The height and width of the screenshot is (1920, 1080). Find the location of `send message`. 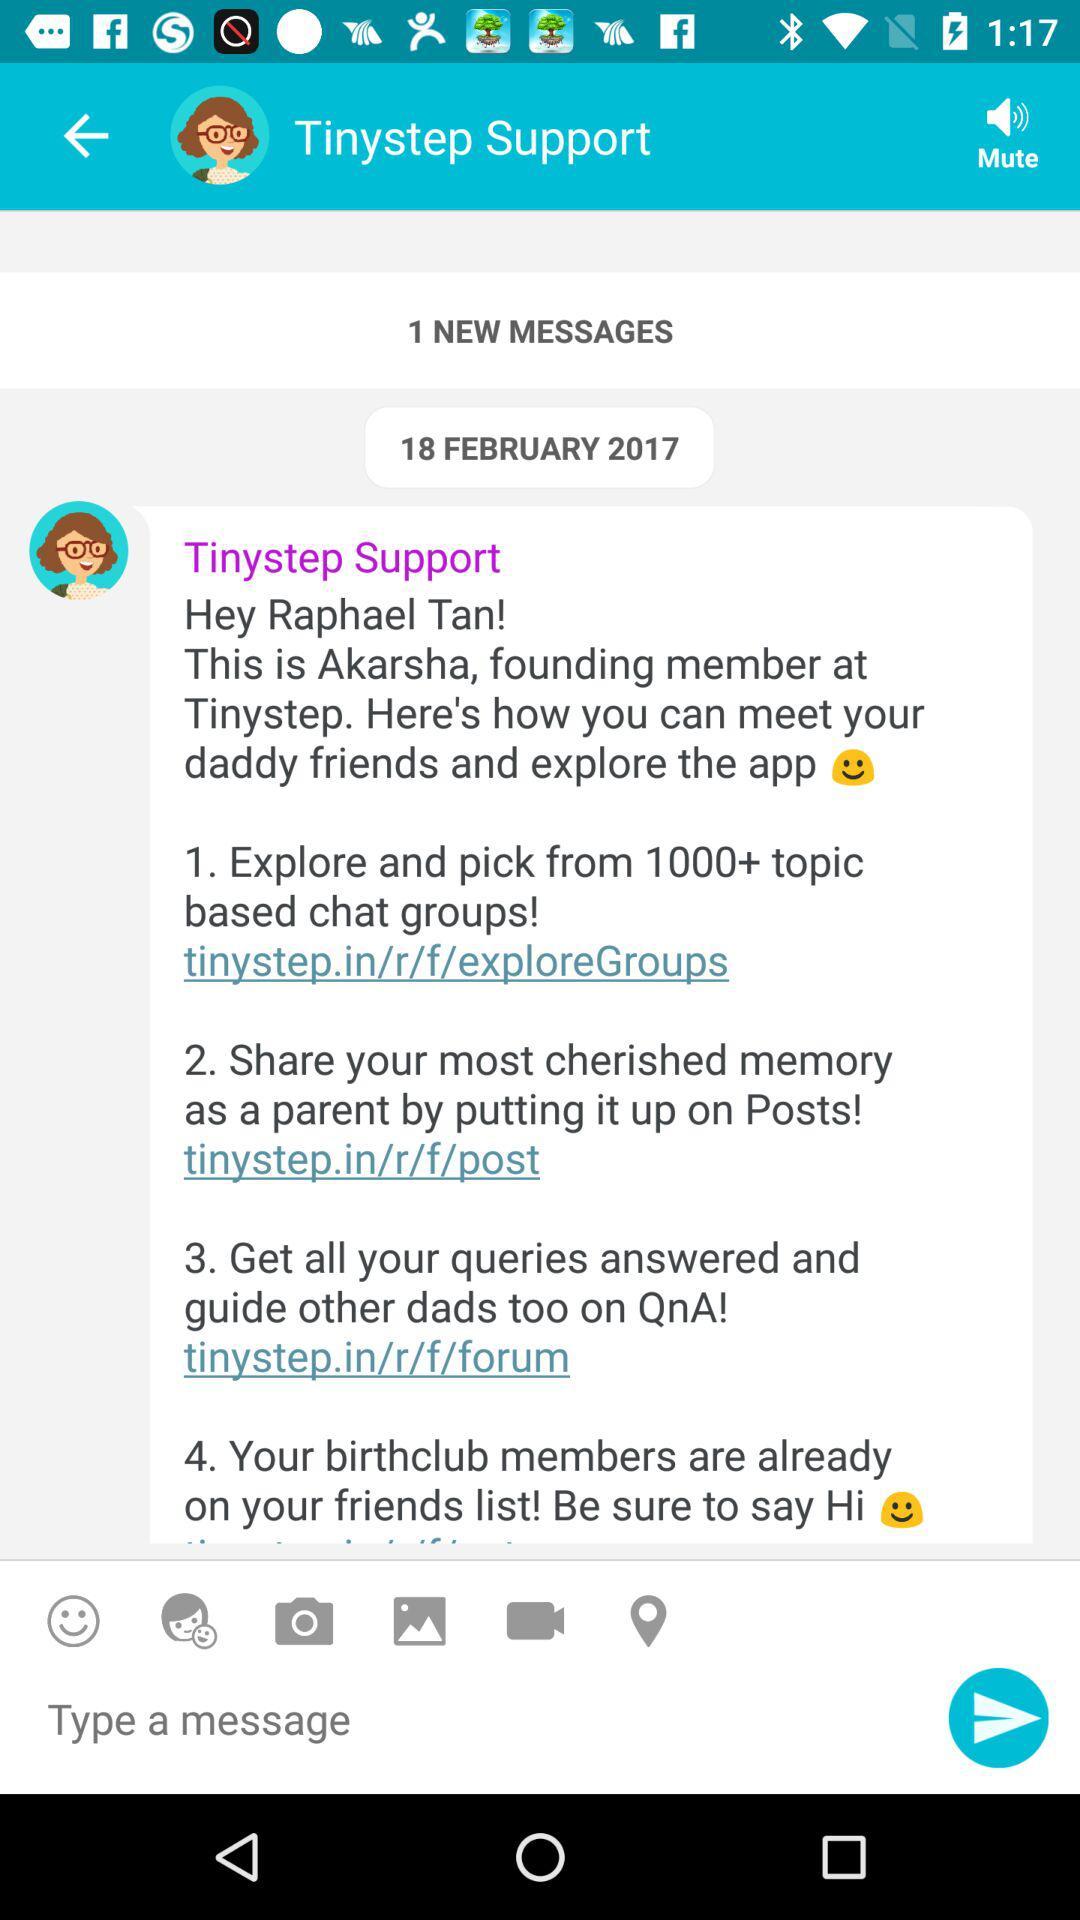

send message is located at coordinates (998, 1716).